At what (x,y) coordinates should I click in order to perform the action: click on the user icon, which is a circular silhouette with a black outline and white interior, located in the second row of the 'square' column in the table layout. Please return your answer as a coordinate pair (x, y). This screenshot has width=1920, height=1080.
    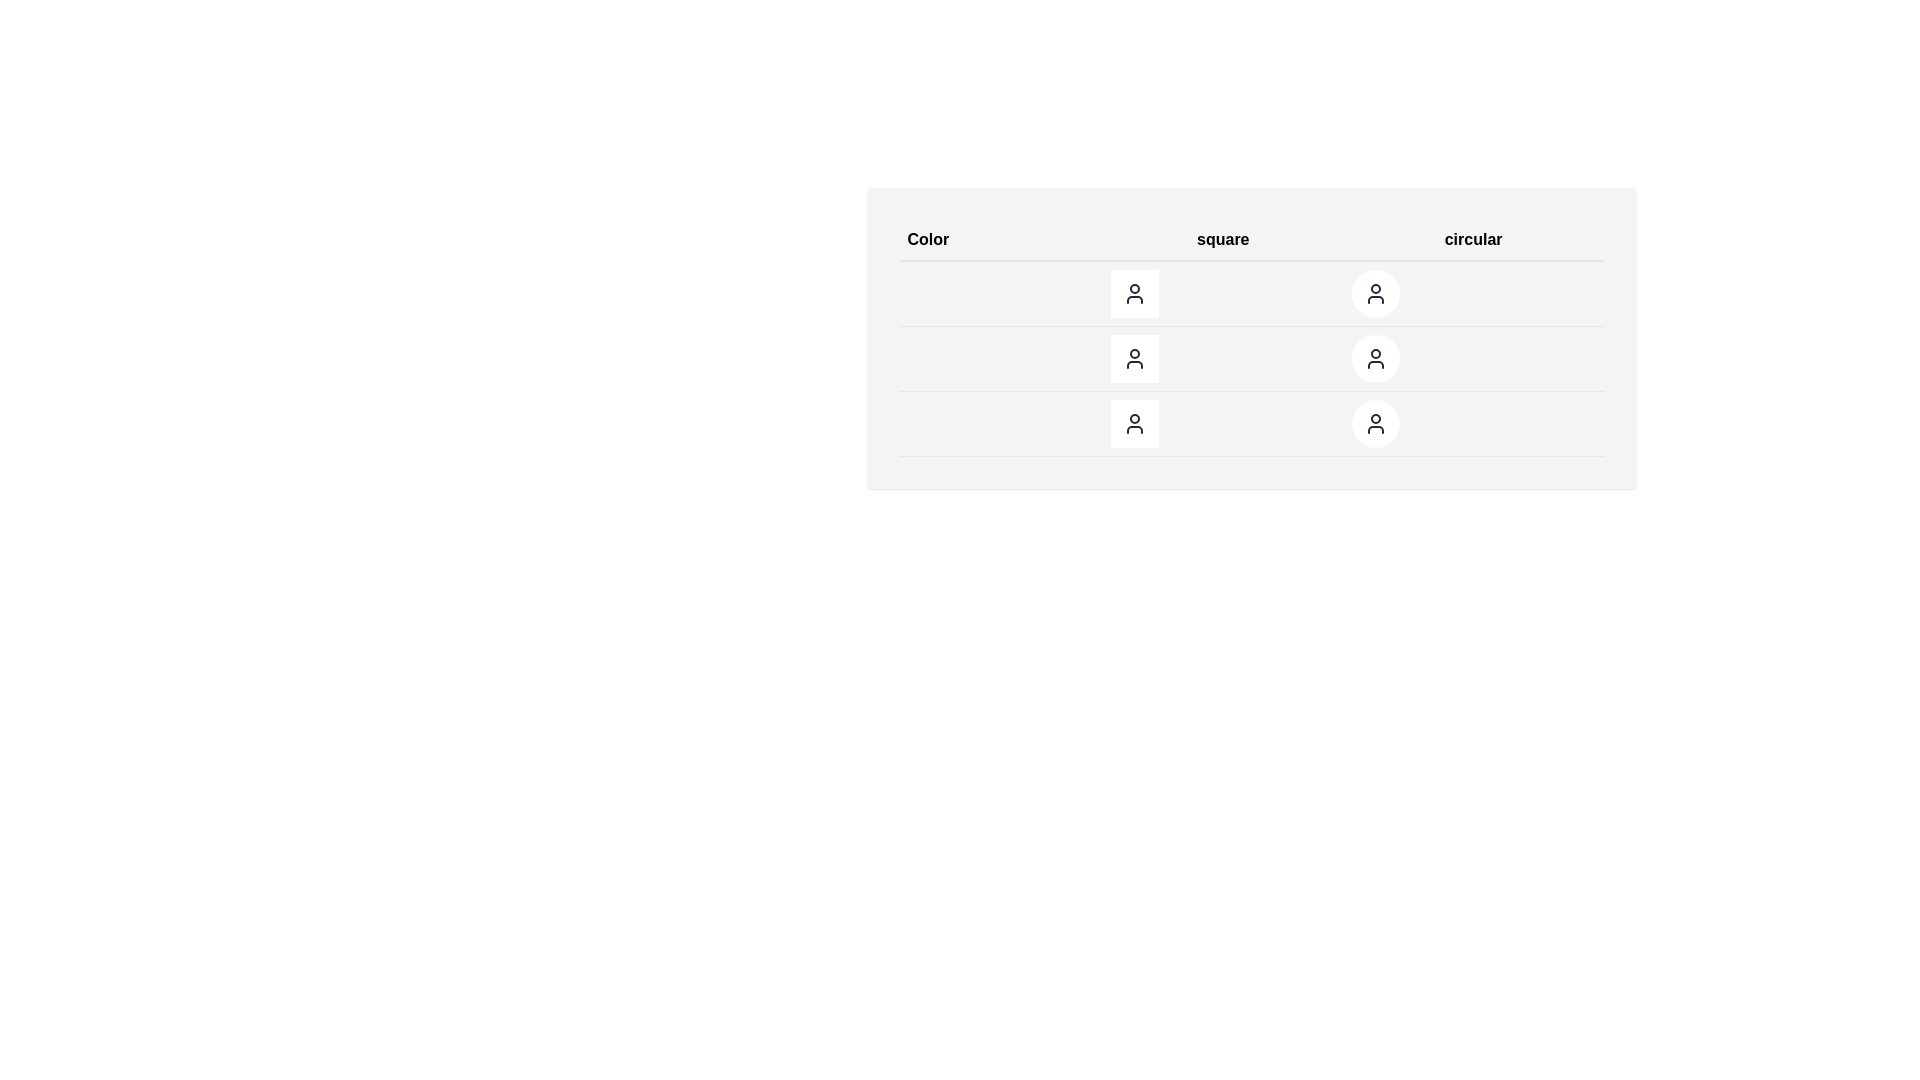
    Looking at the image, I should click on (1134, 357).